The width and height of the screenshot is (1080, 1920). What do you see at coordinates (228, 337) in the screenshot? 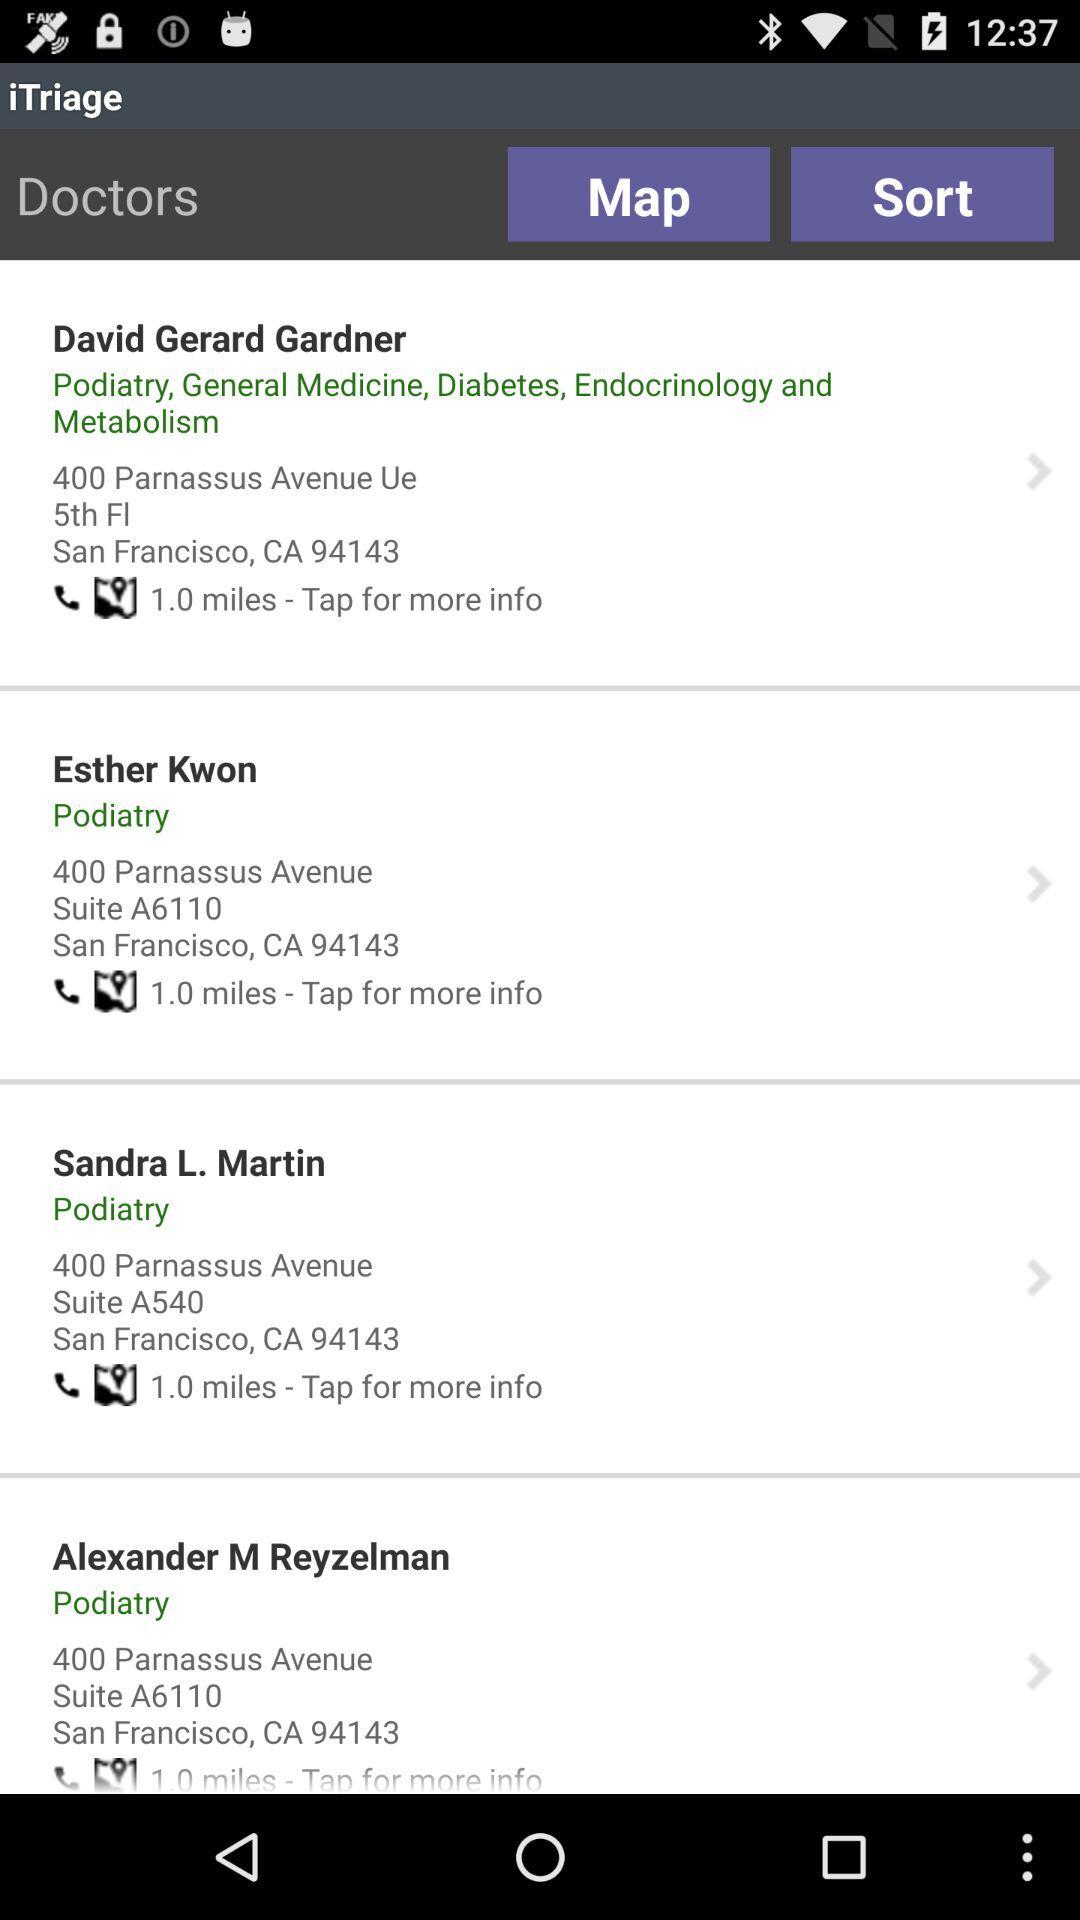
I see `the david gerard gardner` at bounding box center [228, 337].